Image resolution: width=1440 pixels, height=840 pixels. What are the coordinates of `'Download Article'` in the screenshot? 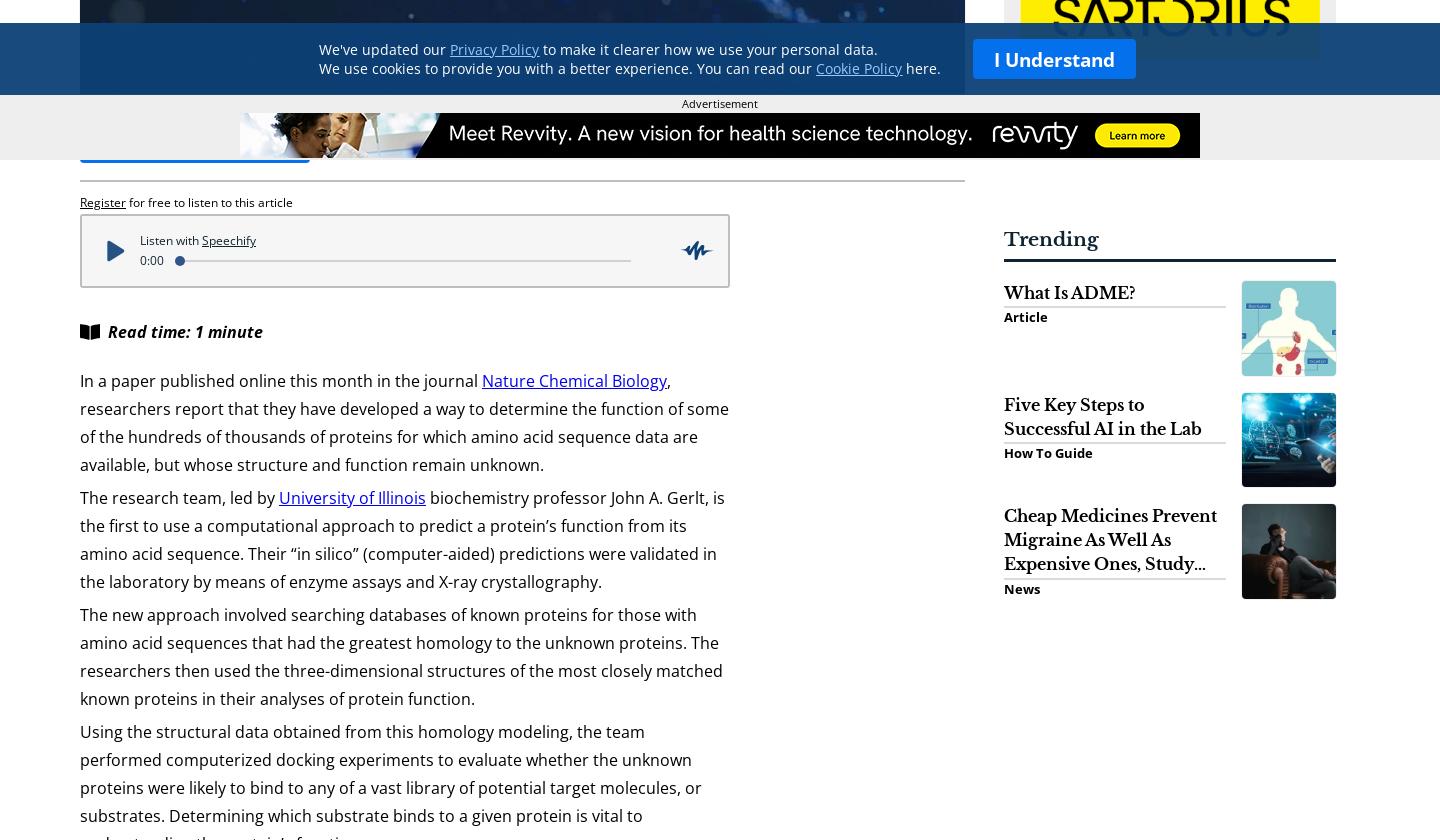 It's located at (123, 142).